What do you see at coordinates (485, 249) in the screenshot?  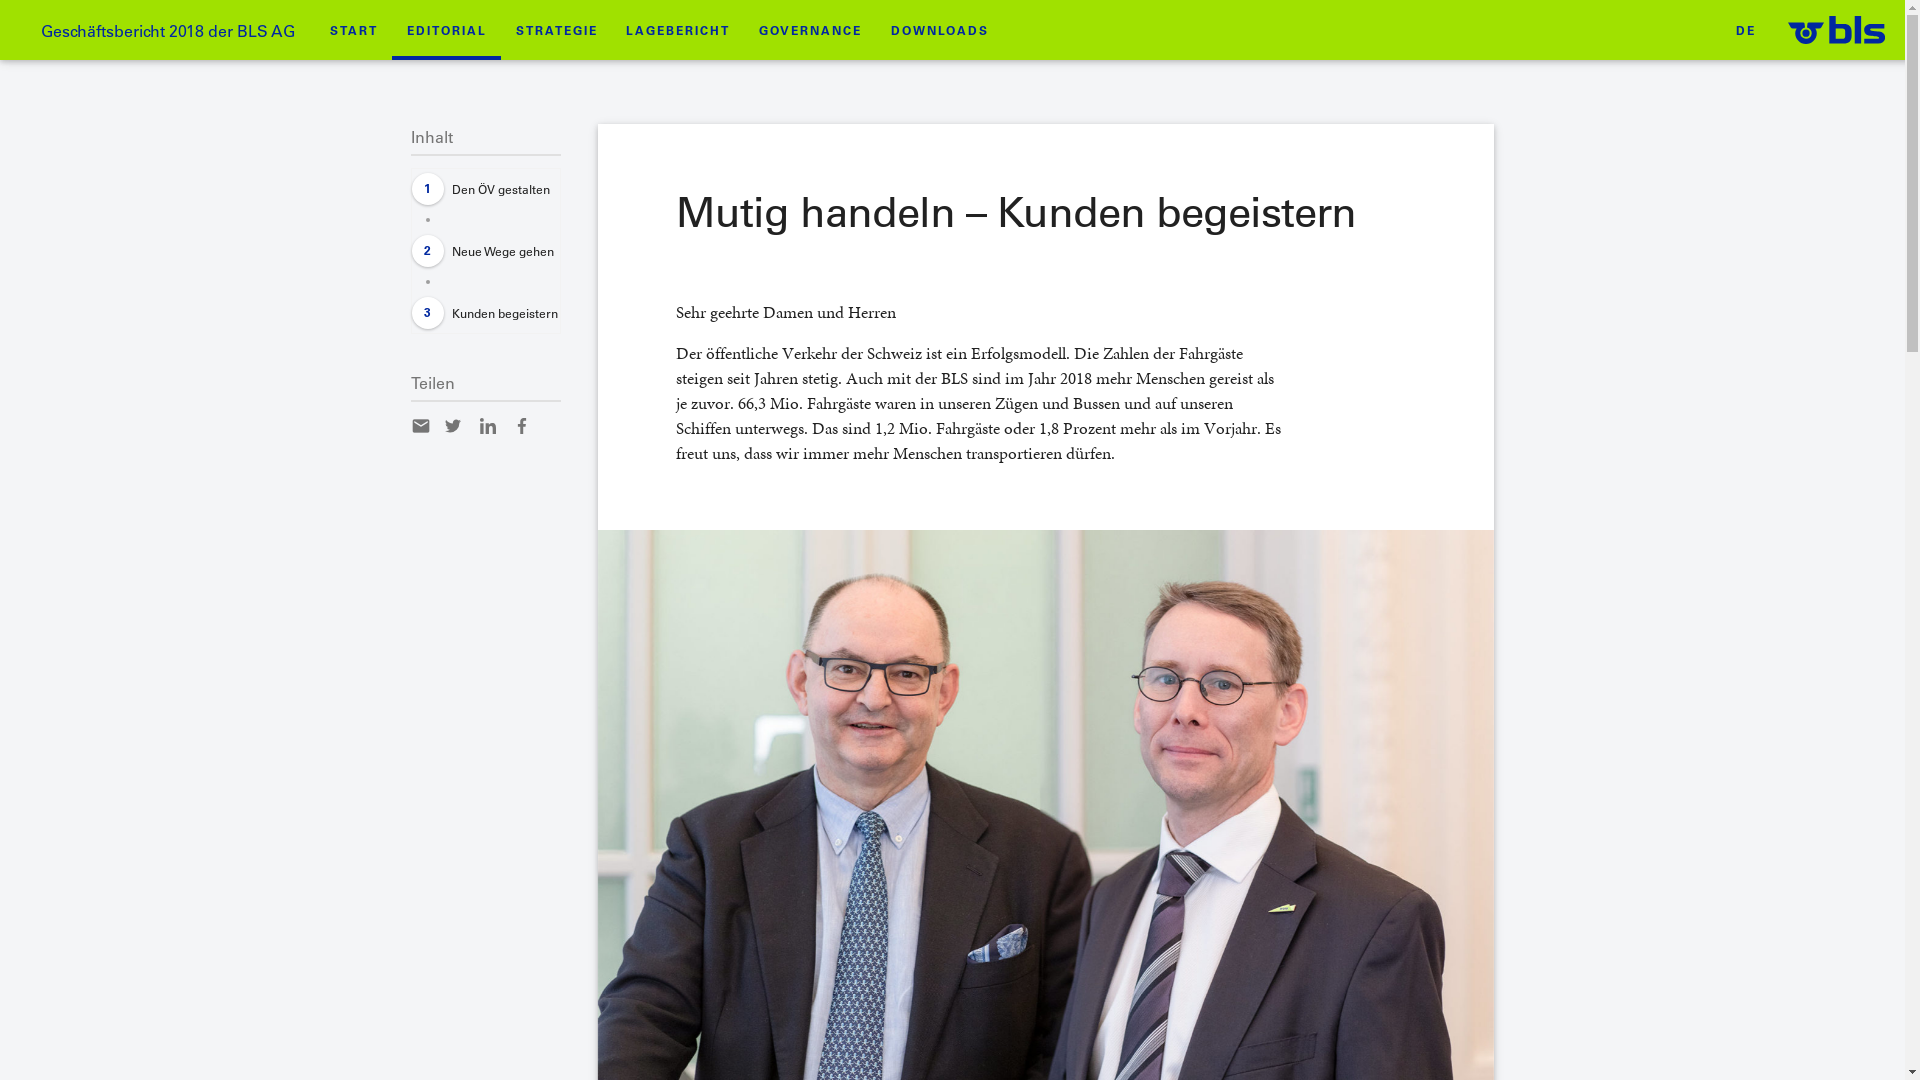 I see `'Neue Wege gehen'` at bounding box center [485, 249].